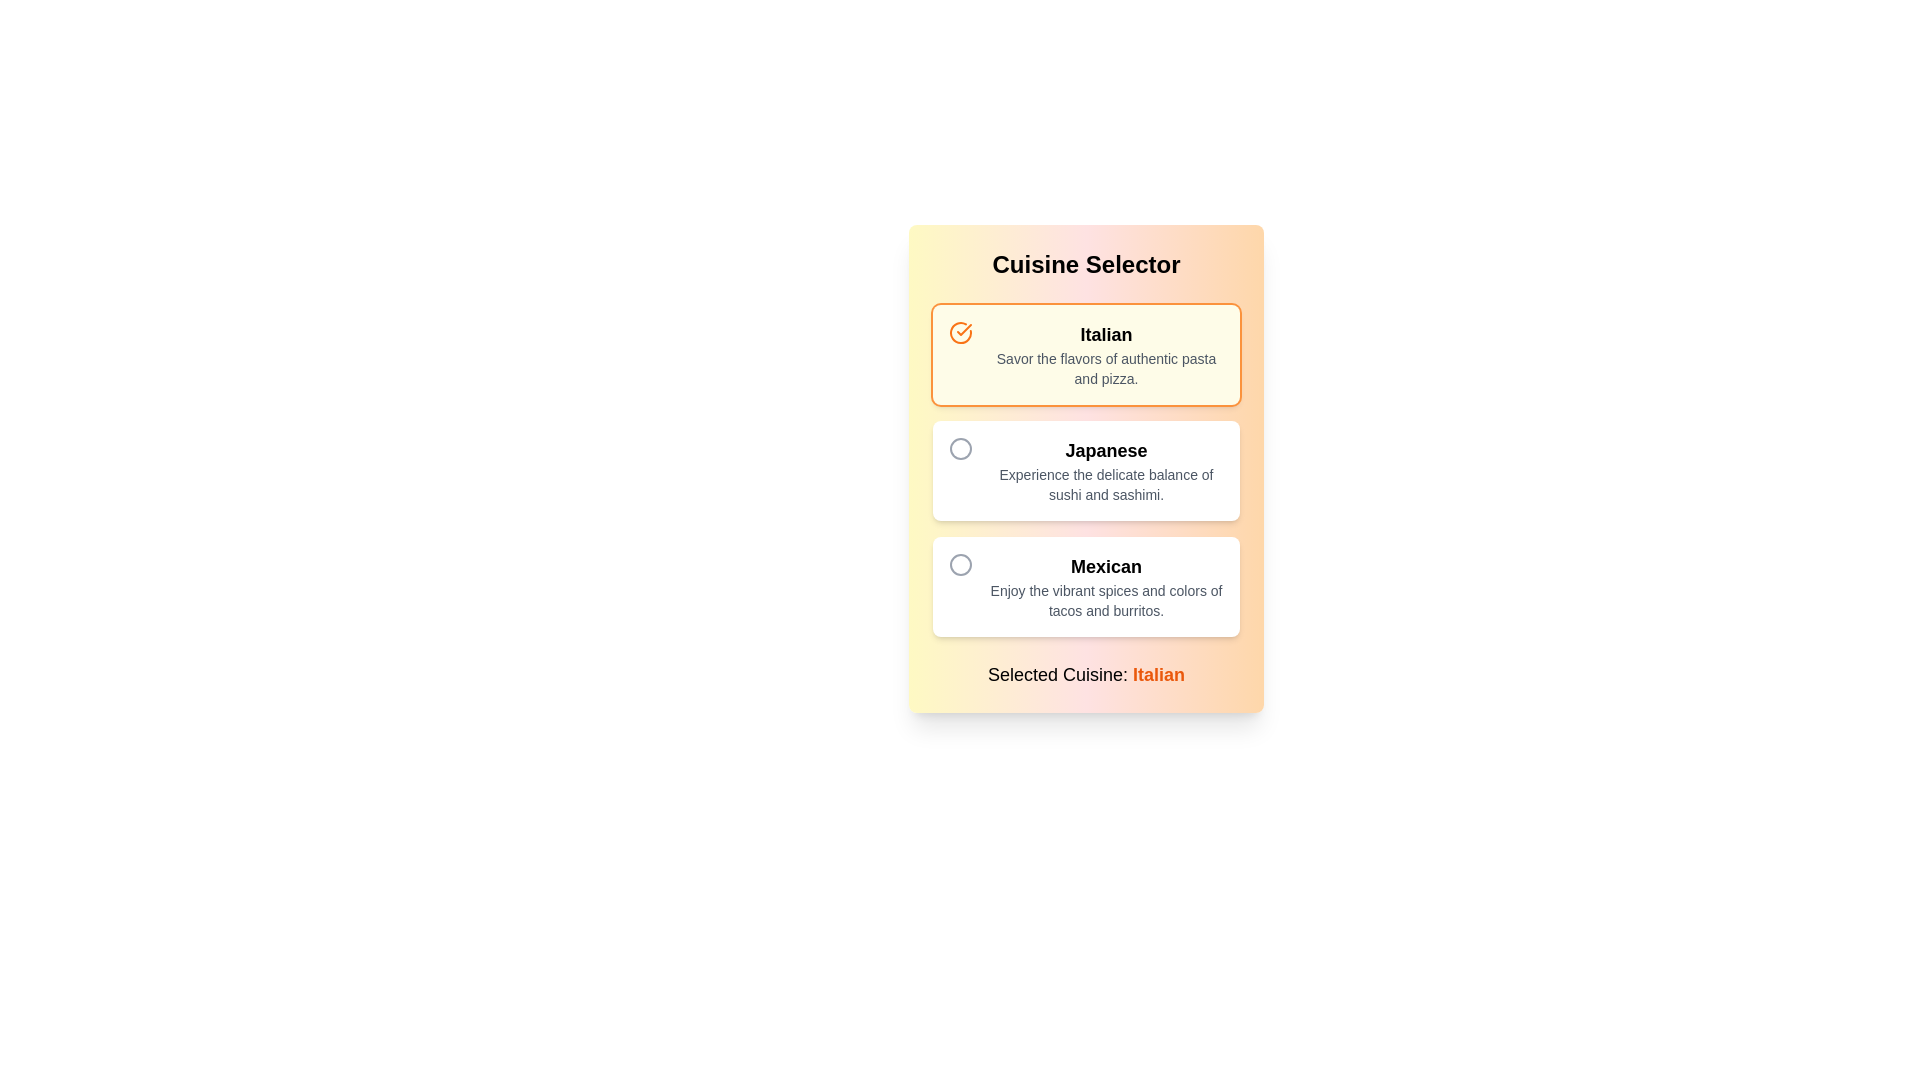 Image resolution: width=1920 pixels, height=1080 pixels. What do you see at coordinates (1159, 675) in the screenshot?
I see `the text label indicating the current cuisine selection, which displays 'Italian' as part of the sentence 'Selected Cuisine: Italian'` at bounding box center [1159, 675].